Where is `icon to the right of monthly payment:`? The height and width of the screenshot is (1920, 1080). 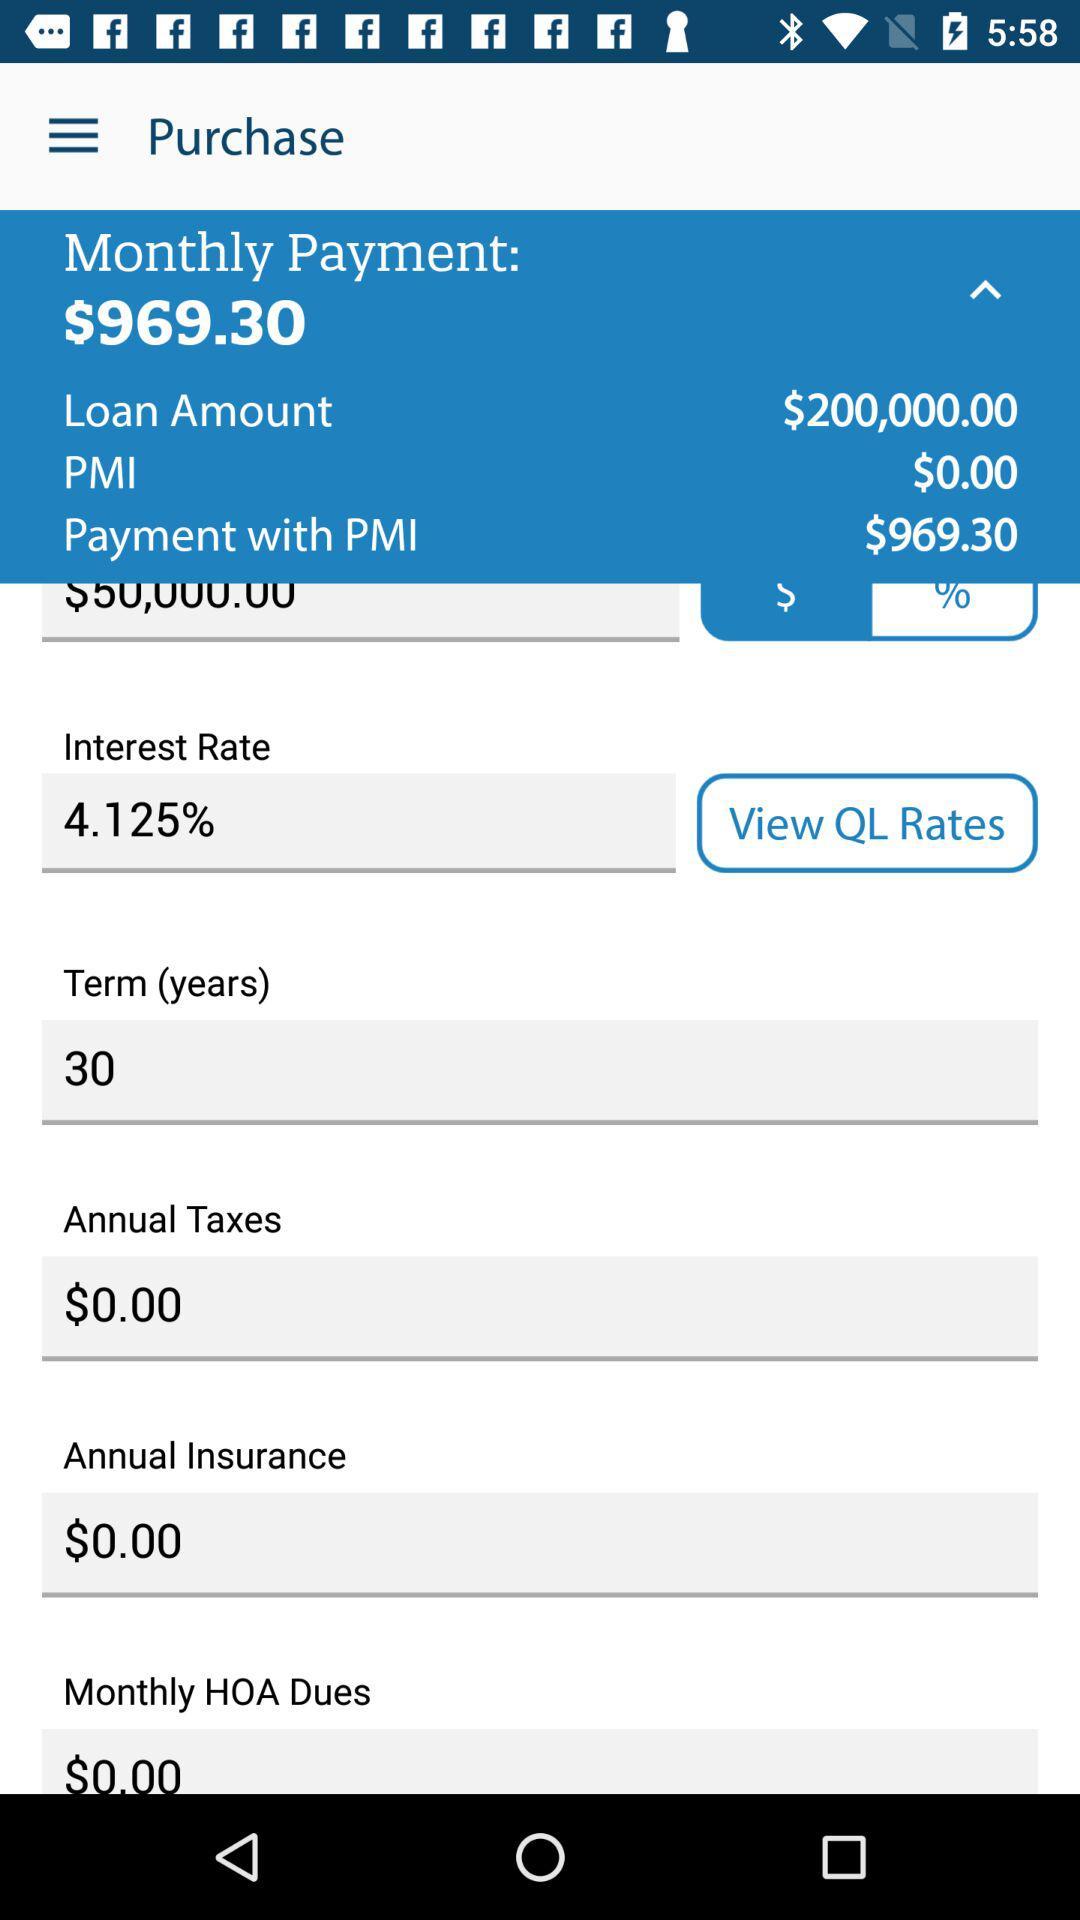 icon to the right of monthly payment: is located at coordinates (984, 289).